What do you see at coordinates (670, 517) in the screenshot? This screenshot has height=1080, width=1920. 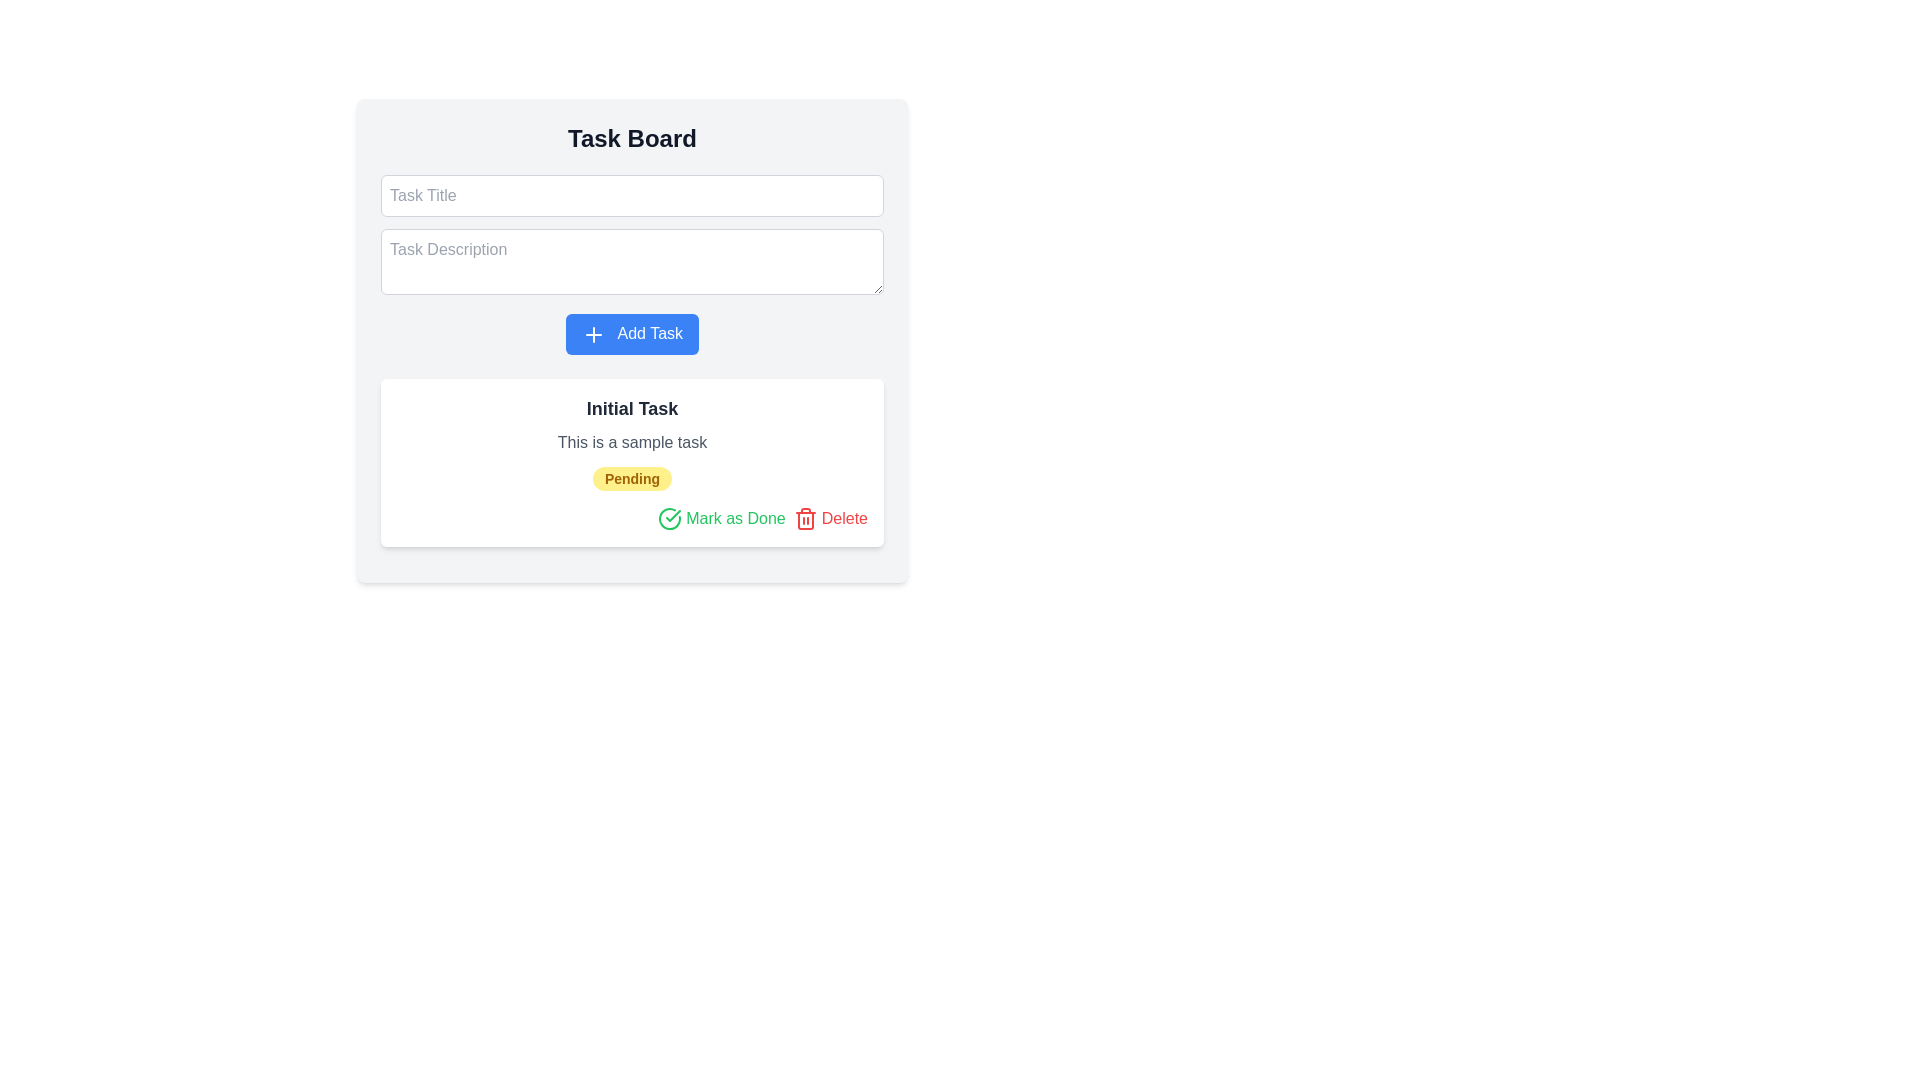 I see `the icon located to the left of the 'Mark as Done' label in the task action area of the task card under the 'Initial Task' heading to mark the task as done` at bounding box center [670, 517].